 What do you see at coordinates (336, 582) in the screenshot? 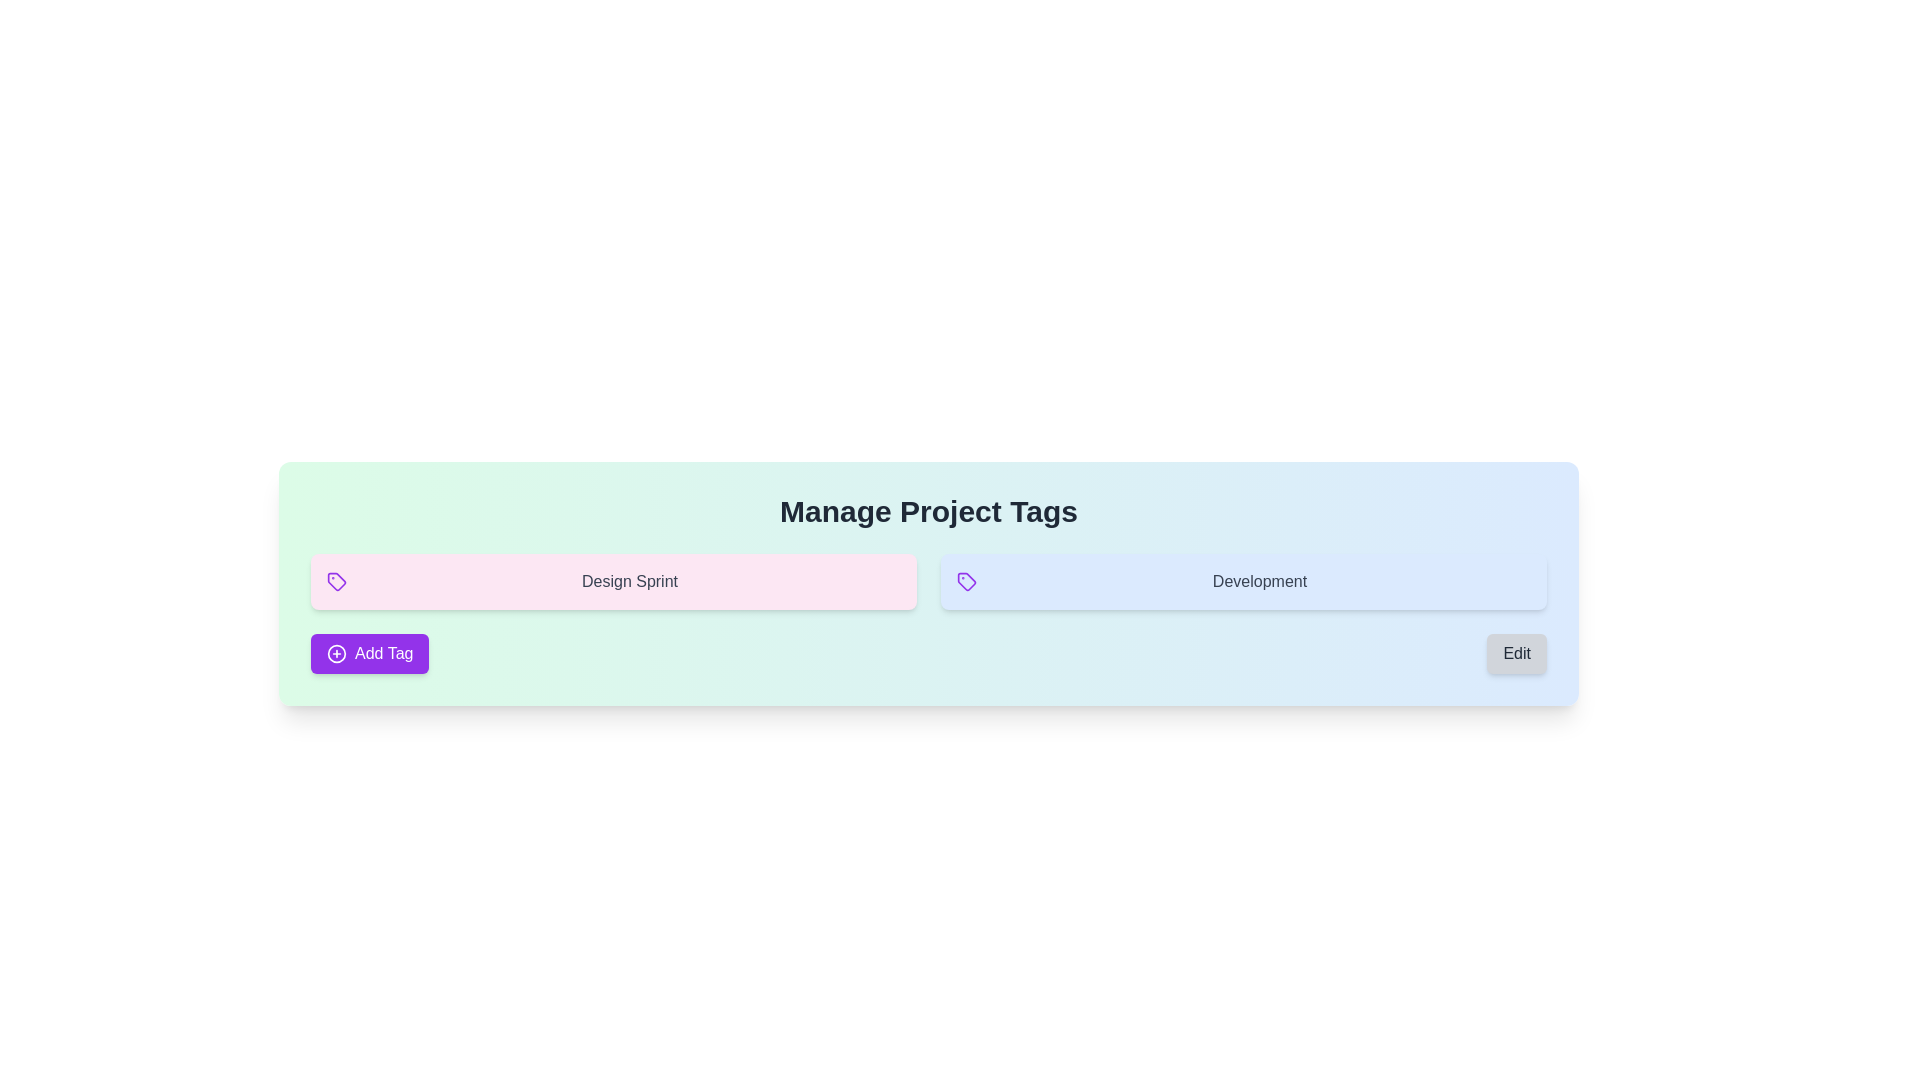
I see `the tag-shaped icon with a purple outline that precedes the text label 'Development' in the project management section` at bounding box center [336, 582].